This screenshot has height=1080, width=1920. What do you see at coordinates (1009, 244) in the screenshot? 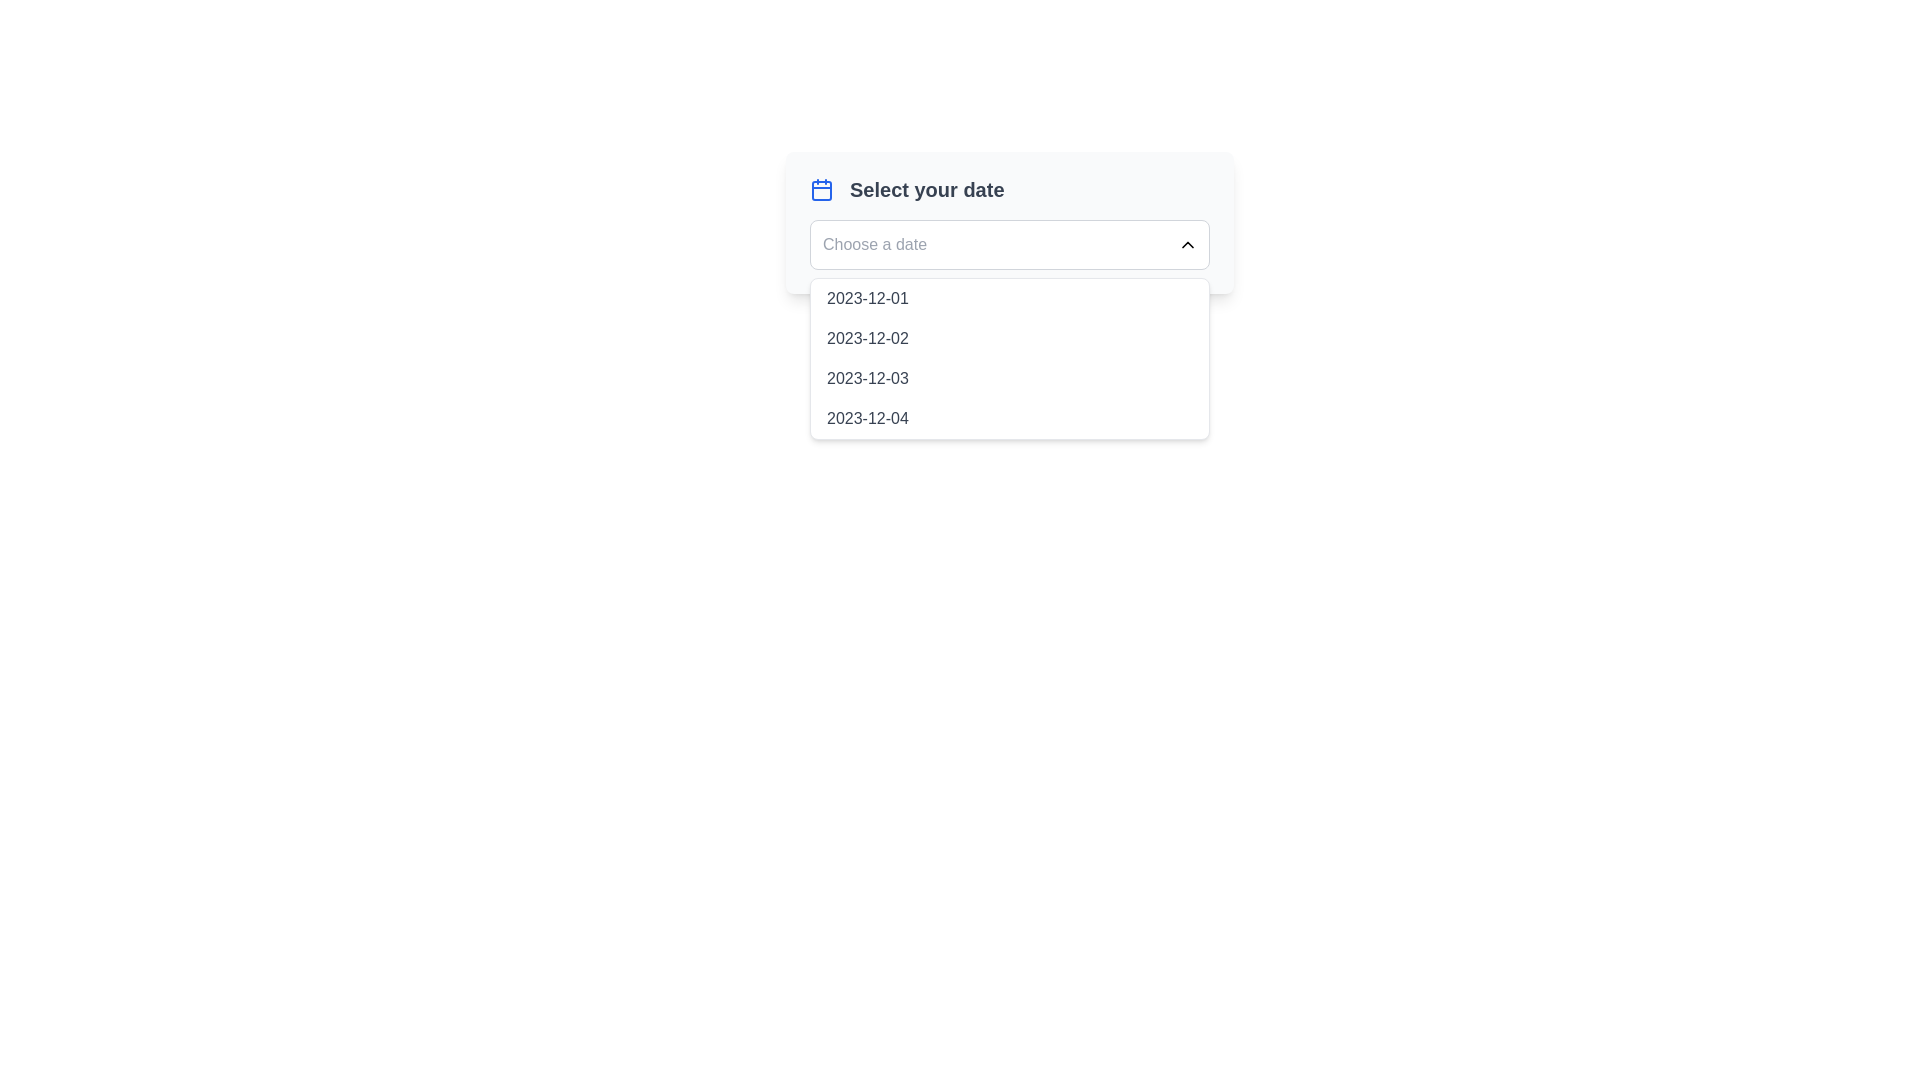
I see `the 'Choose a date' dropdown menu to type or interact with it` at bounding box center [1009, 244].